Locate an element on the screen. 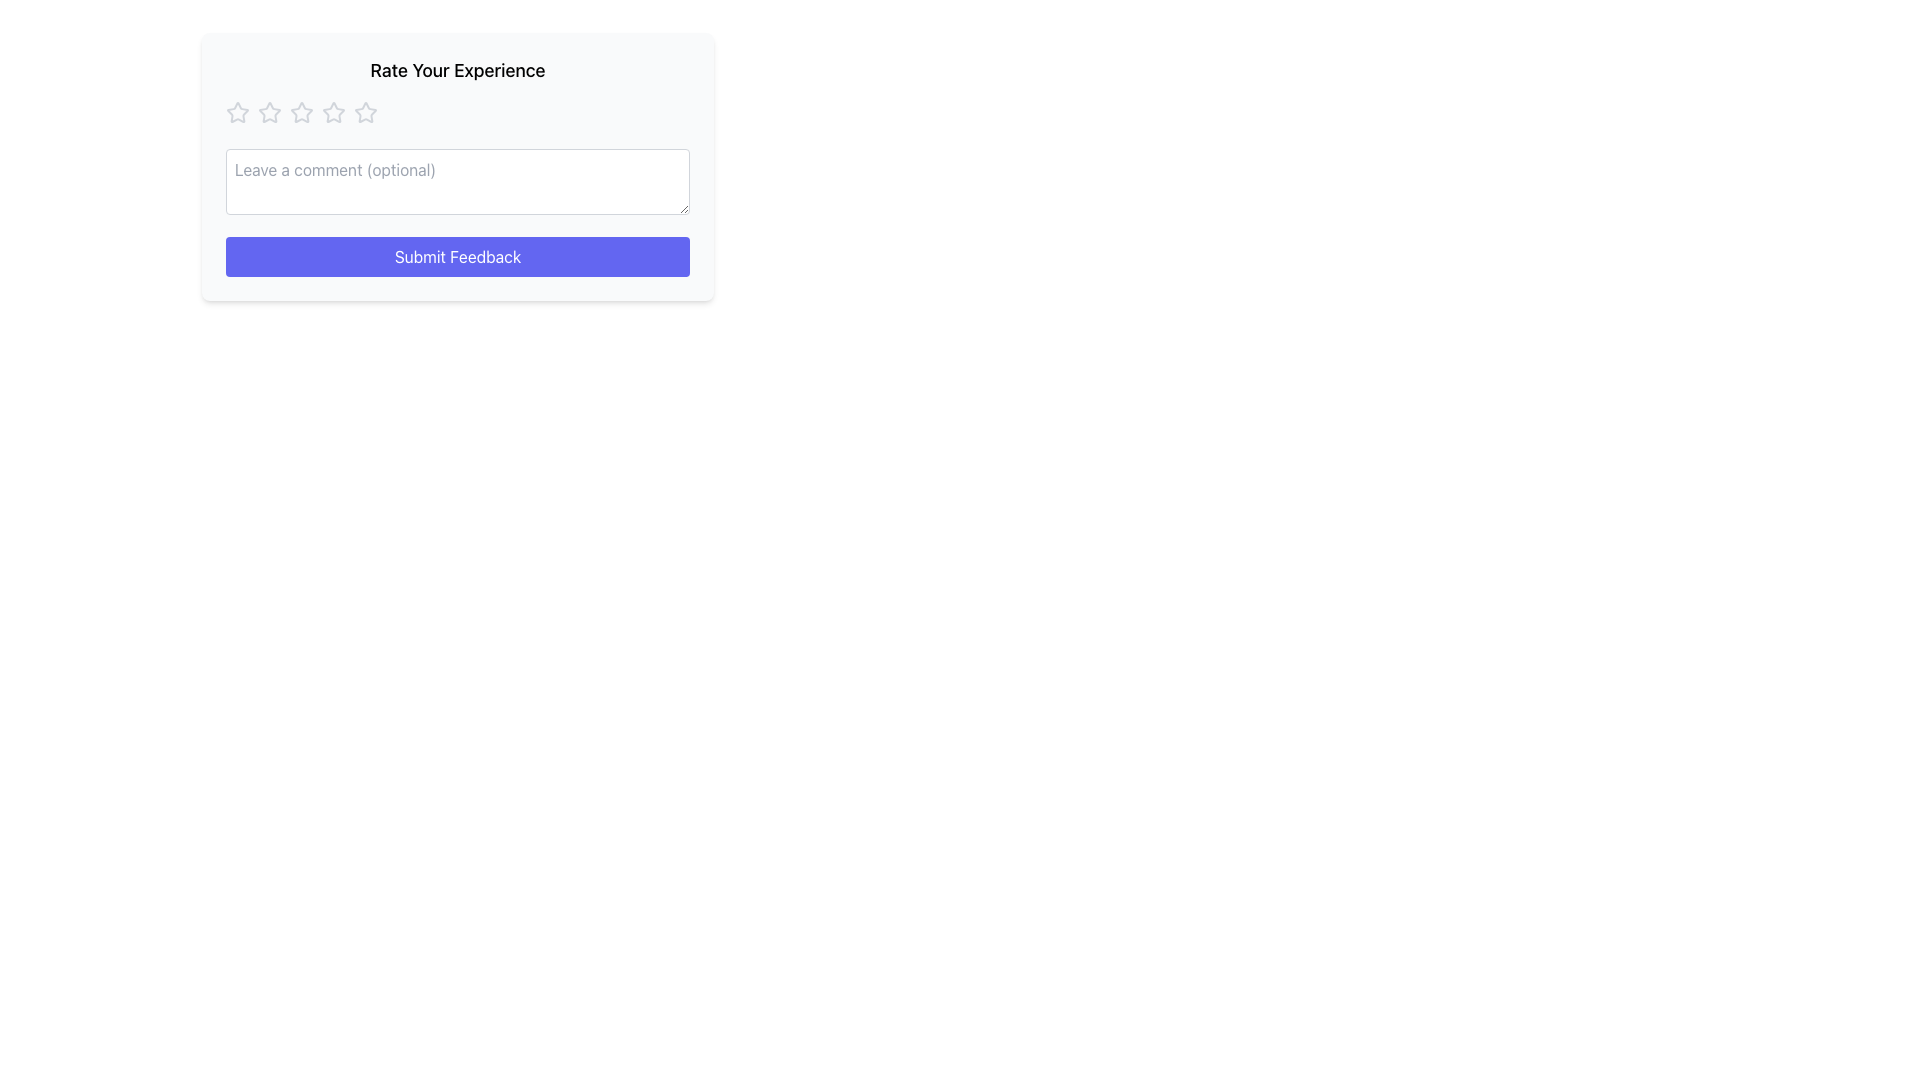  the second star in the row of five stars at the top portion of the feedback form to assign a rating is located at coordinates (268, 112).